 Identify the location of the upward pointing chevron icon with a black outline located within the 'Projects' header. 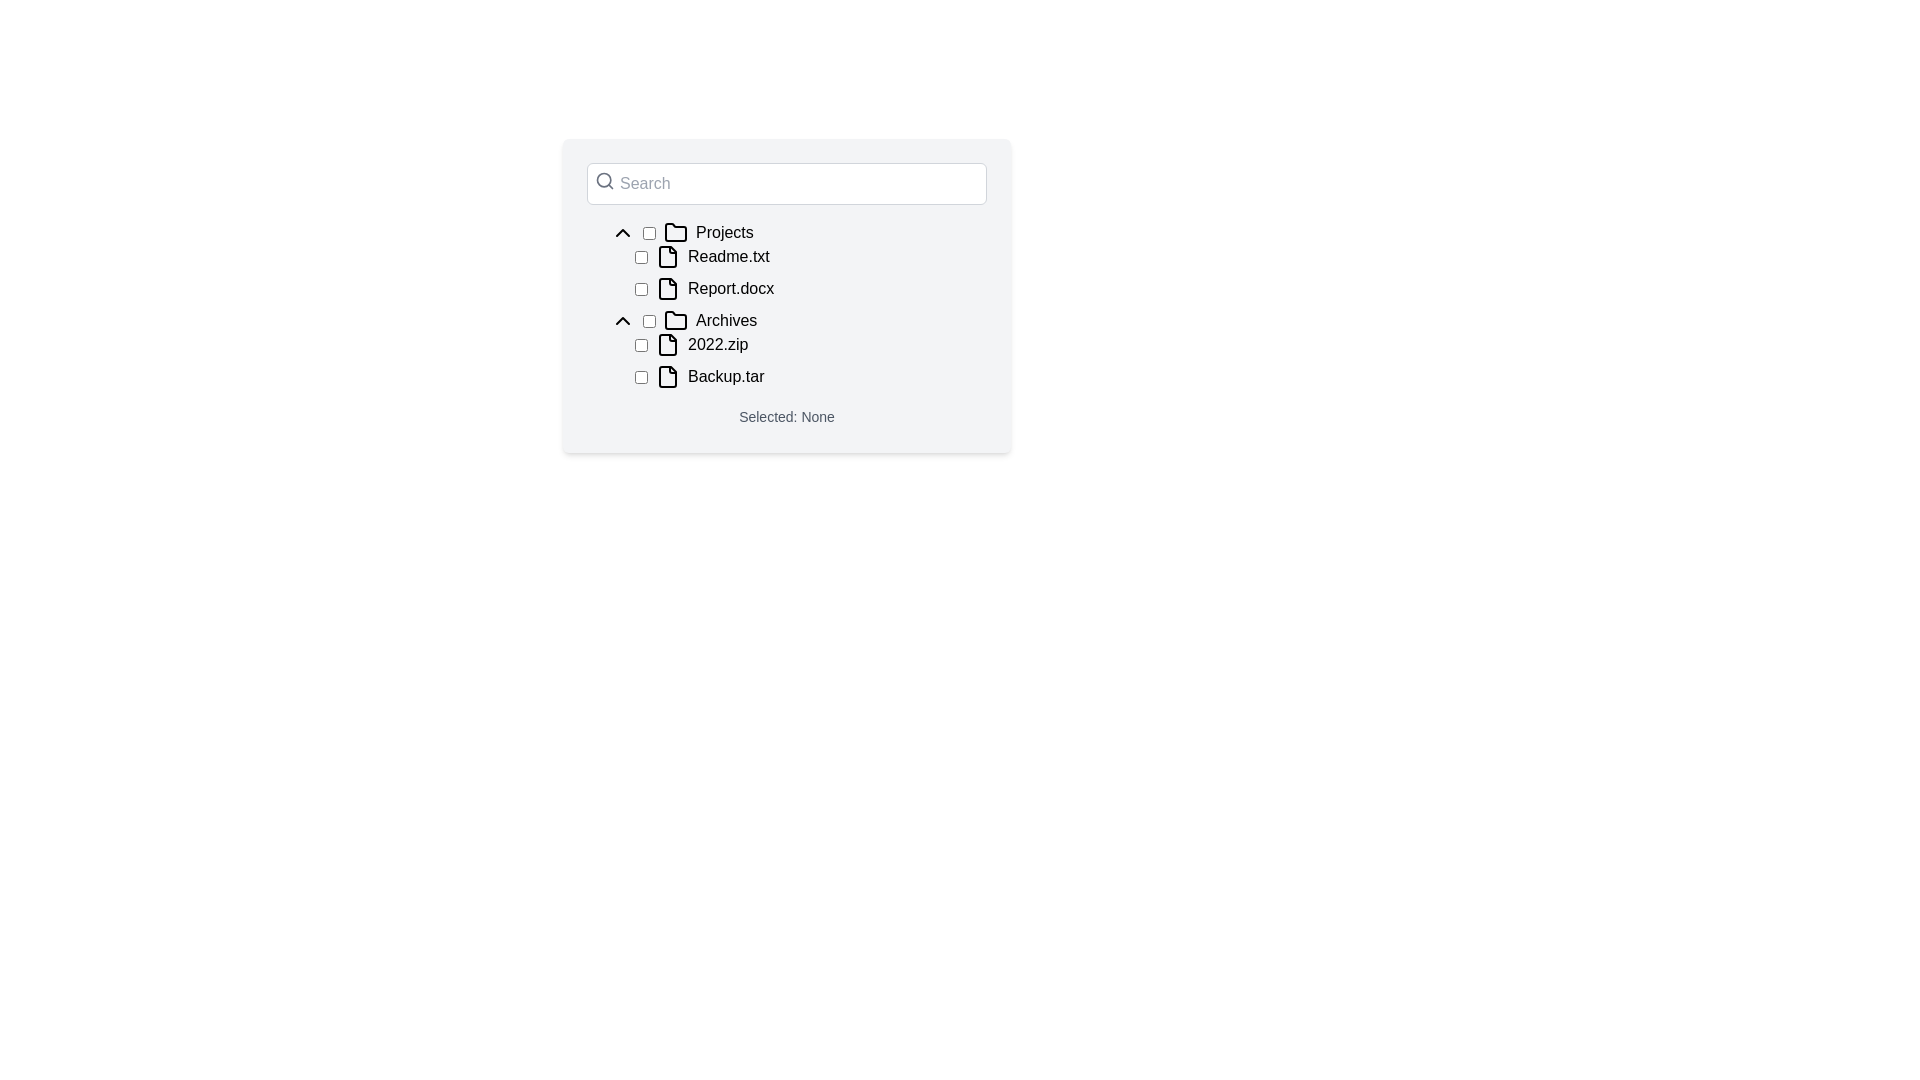
(622, 231).